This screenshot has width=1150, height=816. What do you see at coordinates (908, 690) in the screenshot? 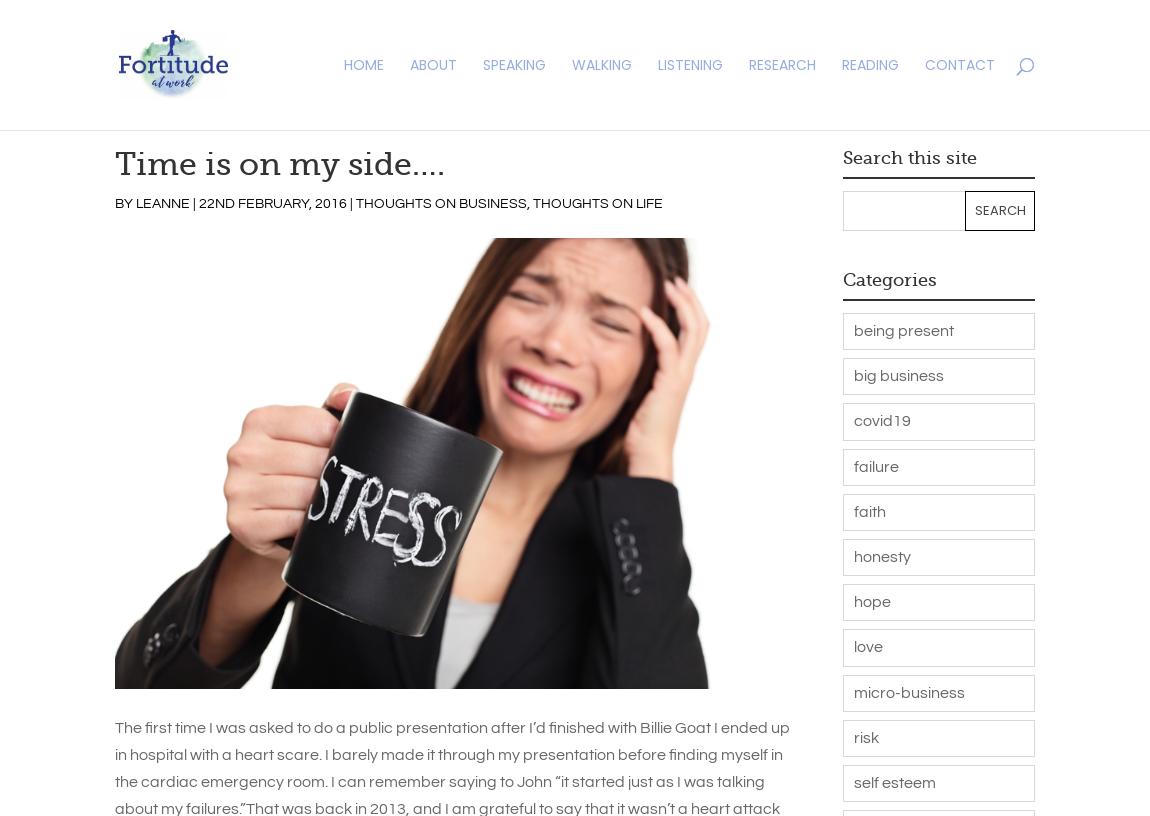
I see `'micro-business'` at bounding box center [908, 690].